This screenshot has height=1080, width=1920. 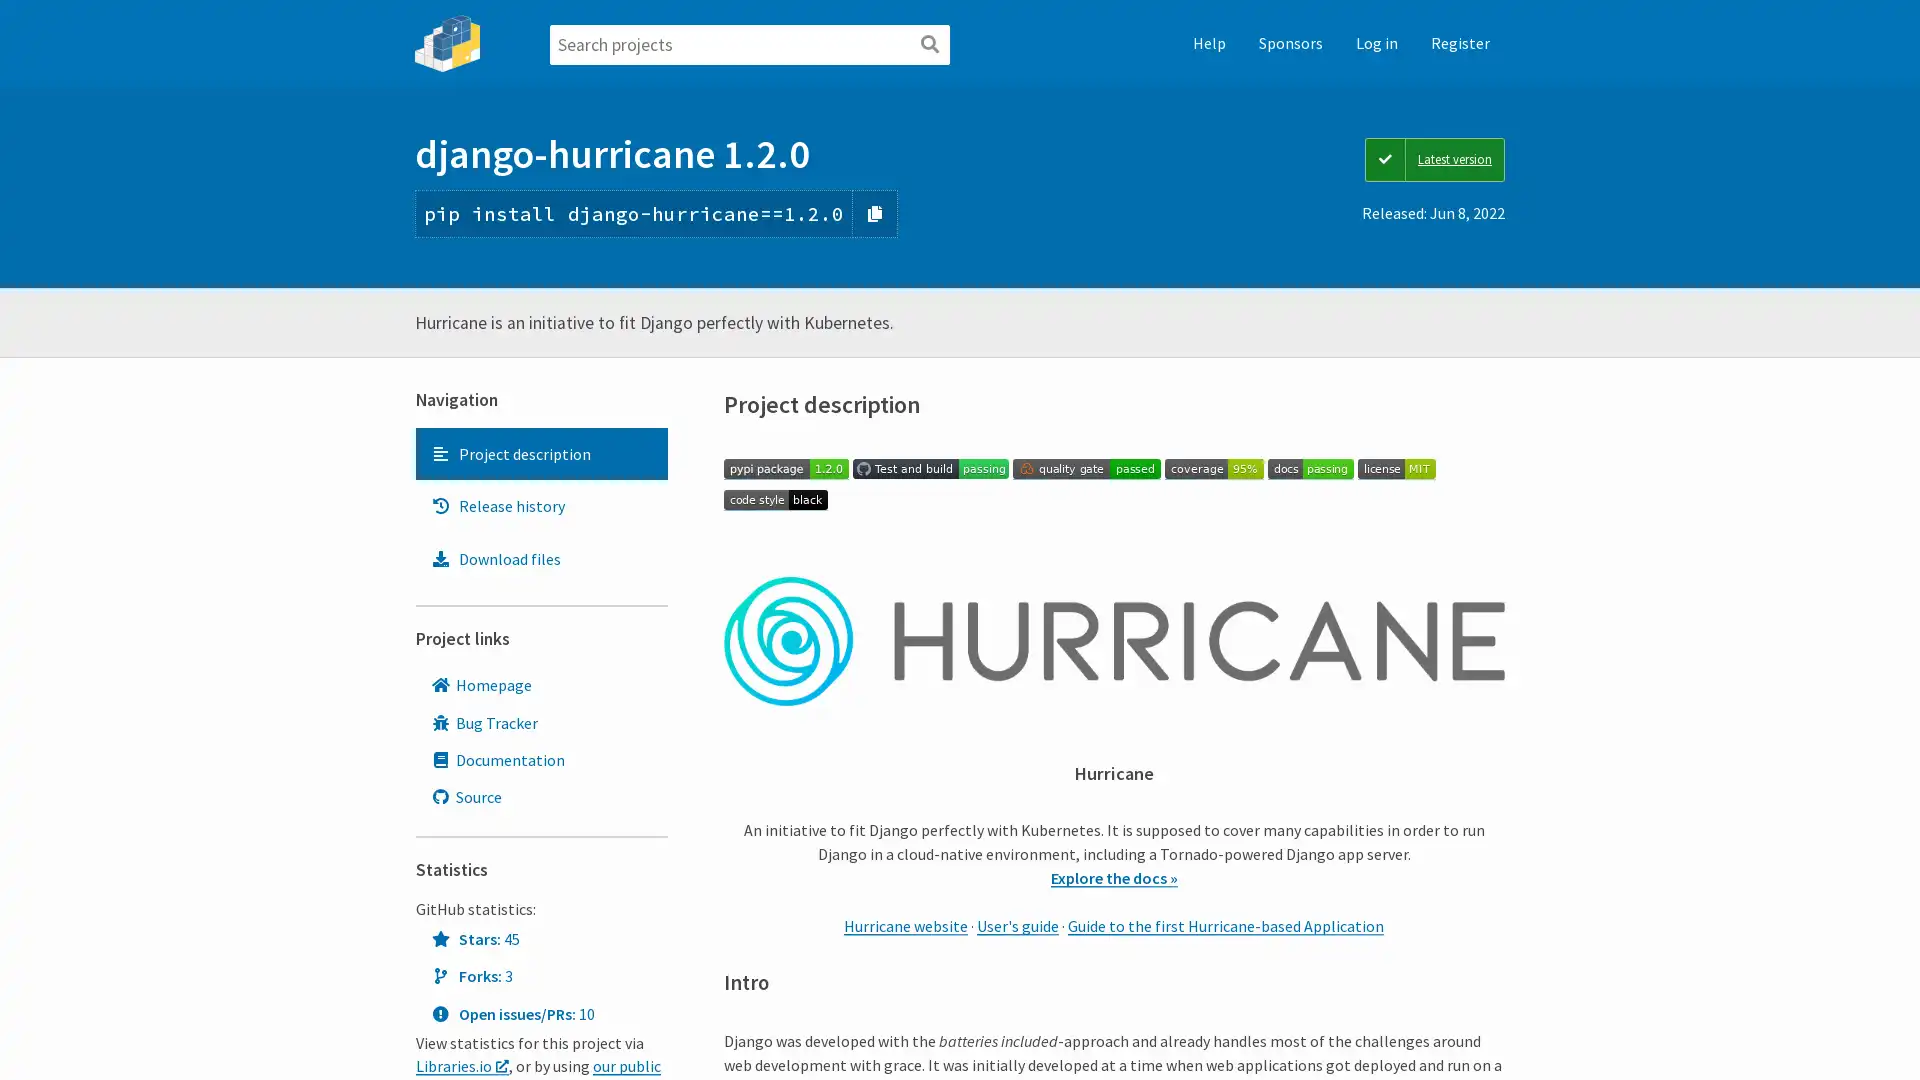 What do you see at coordinates (875, 213) in the screenshot?
I see `Copy PIP instructions` at bounding box center [875, 213].